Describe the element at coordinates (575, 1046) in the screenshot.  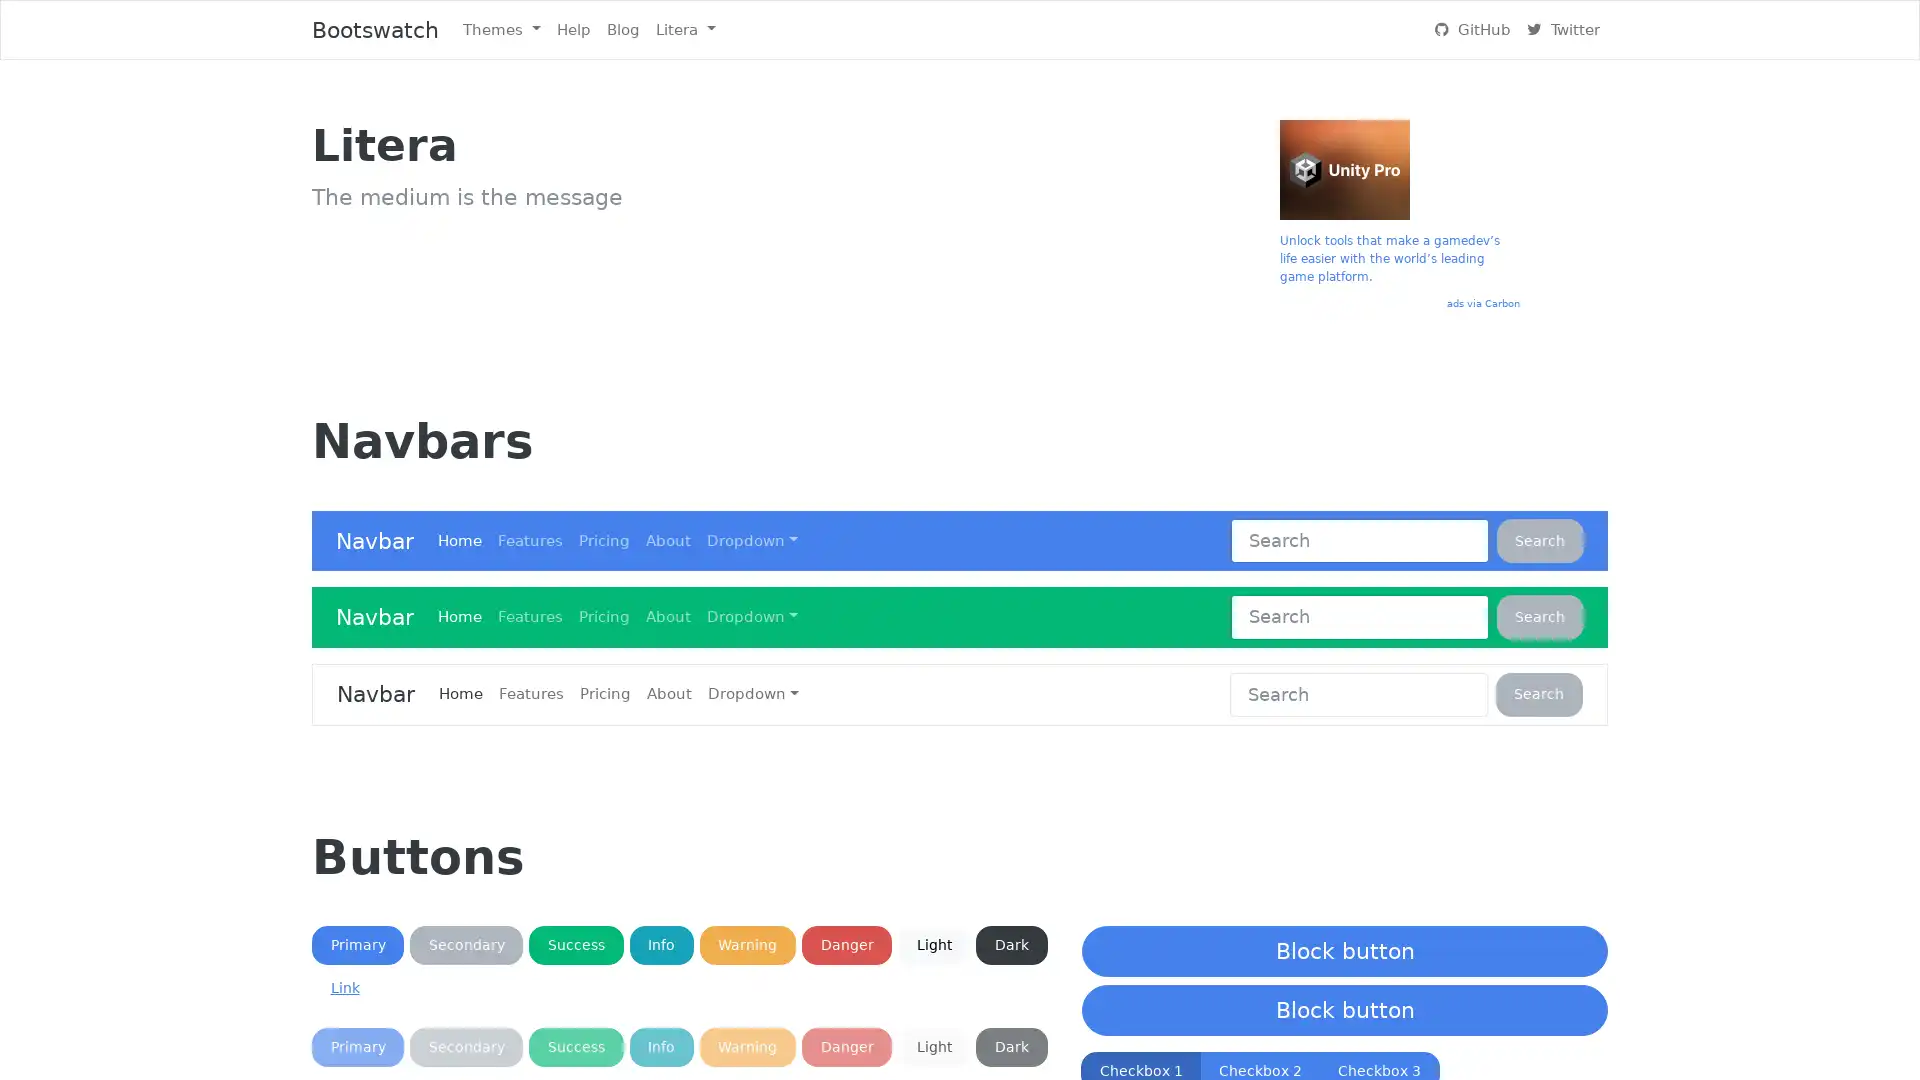
I see `Success` at that location.